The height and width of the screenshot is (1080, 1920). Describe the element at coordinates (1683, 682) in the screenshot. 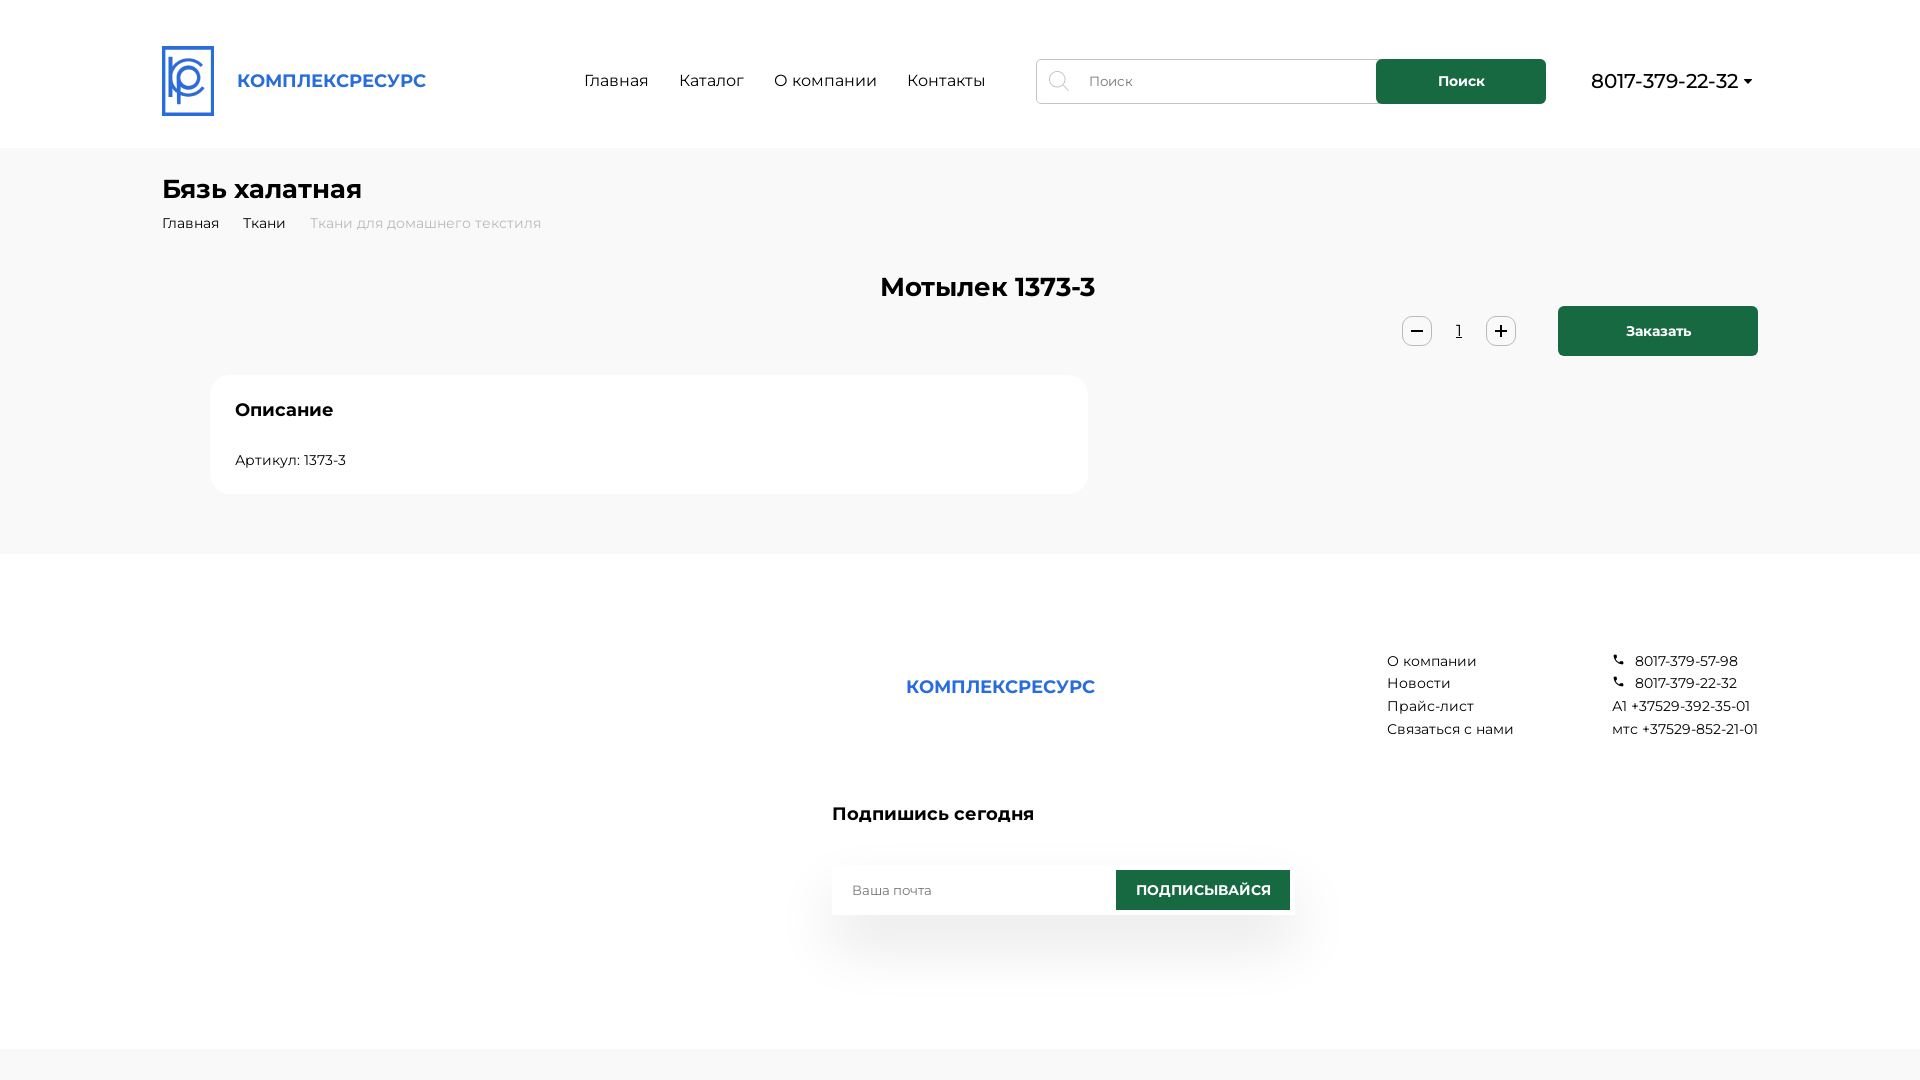

I see `'8017-379-22-32'` at that location.